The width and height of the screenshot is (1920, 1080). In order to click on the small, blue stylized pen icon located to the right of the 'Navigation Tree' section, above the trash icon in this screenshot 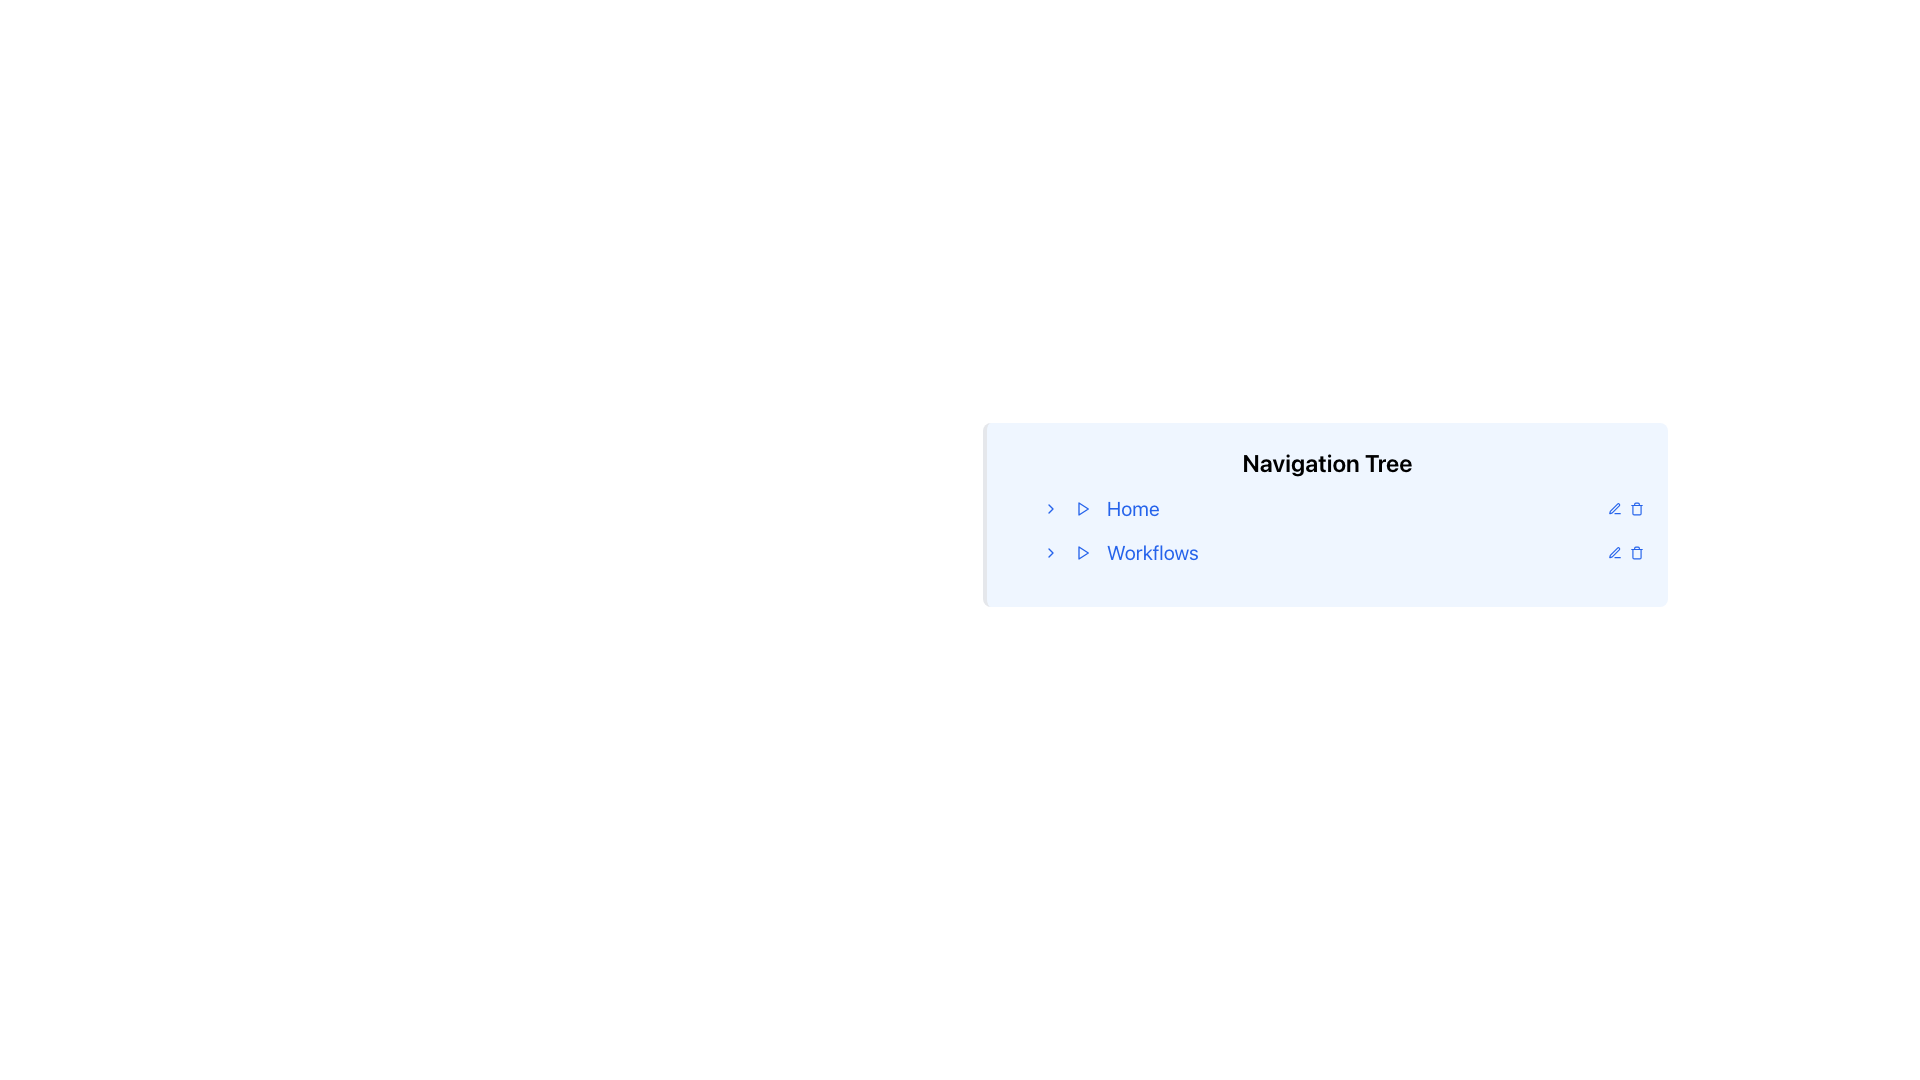, I will do `click(1614, 552)`.